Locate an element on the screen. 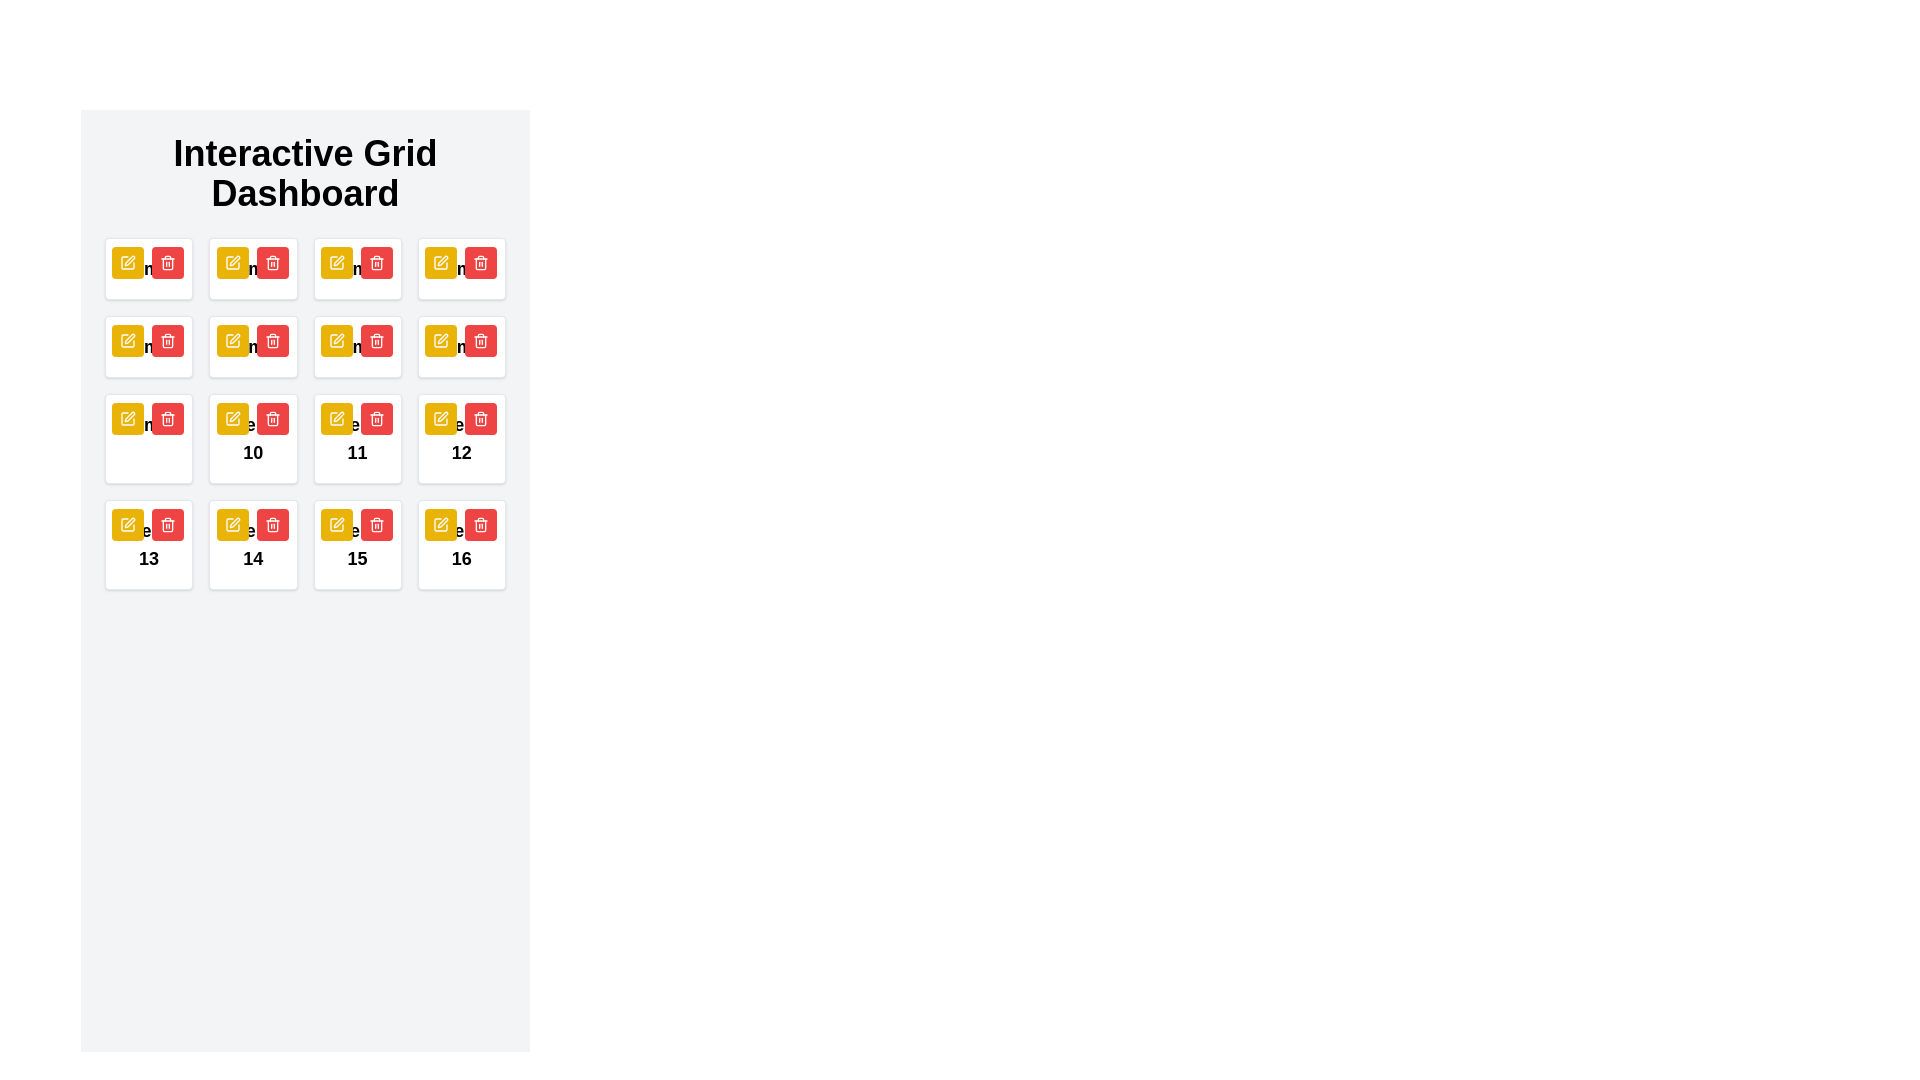  the Decorative UI element within the icon that resembles a square frame with rounded corners and is located inside an icon with a pen symbol in the grid's eleventh cell (row three, column three) is located at coordinates (336, 418).